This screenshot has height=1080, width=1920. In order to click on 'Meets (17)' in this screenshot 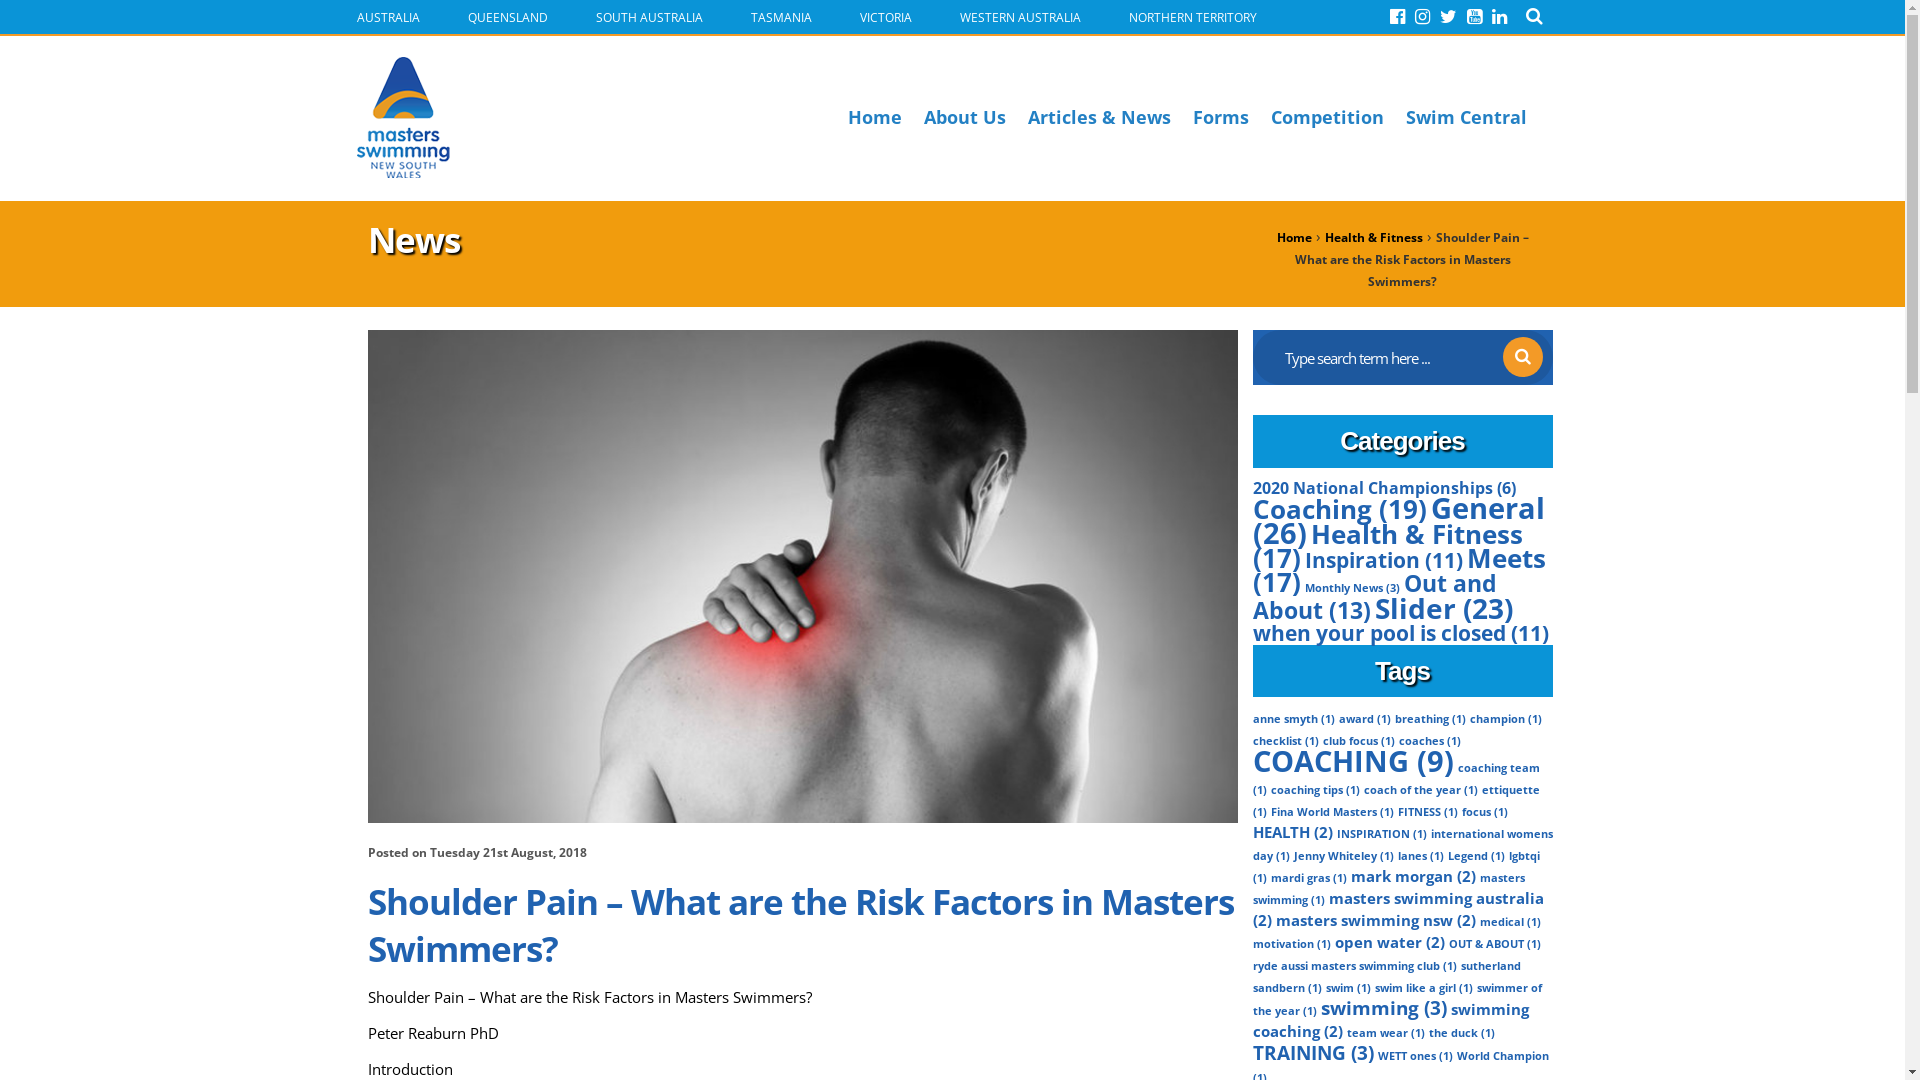, I will do `click(1397, 570)`.